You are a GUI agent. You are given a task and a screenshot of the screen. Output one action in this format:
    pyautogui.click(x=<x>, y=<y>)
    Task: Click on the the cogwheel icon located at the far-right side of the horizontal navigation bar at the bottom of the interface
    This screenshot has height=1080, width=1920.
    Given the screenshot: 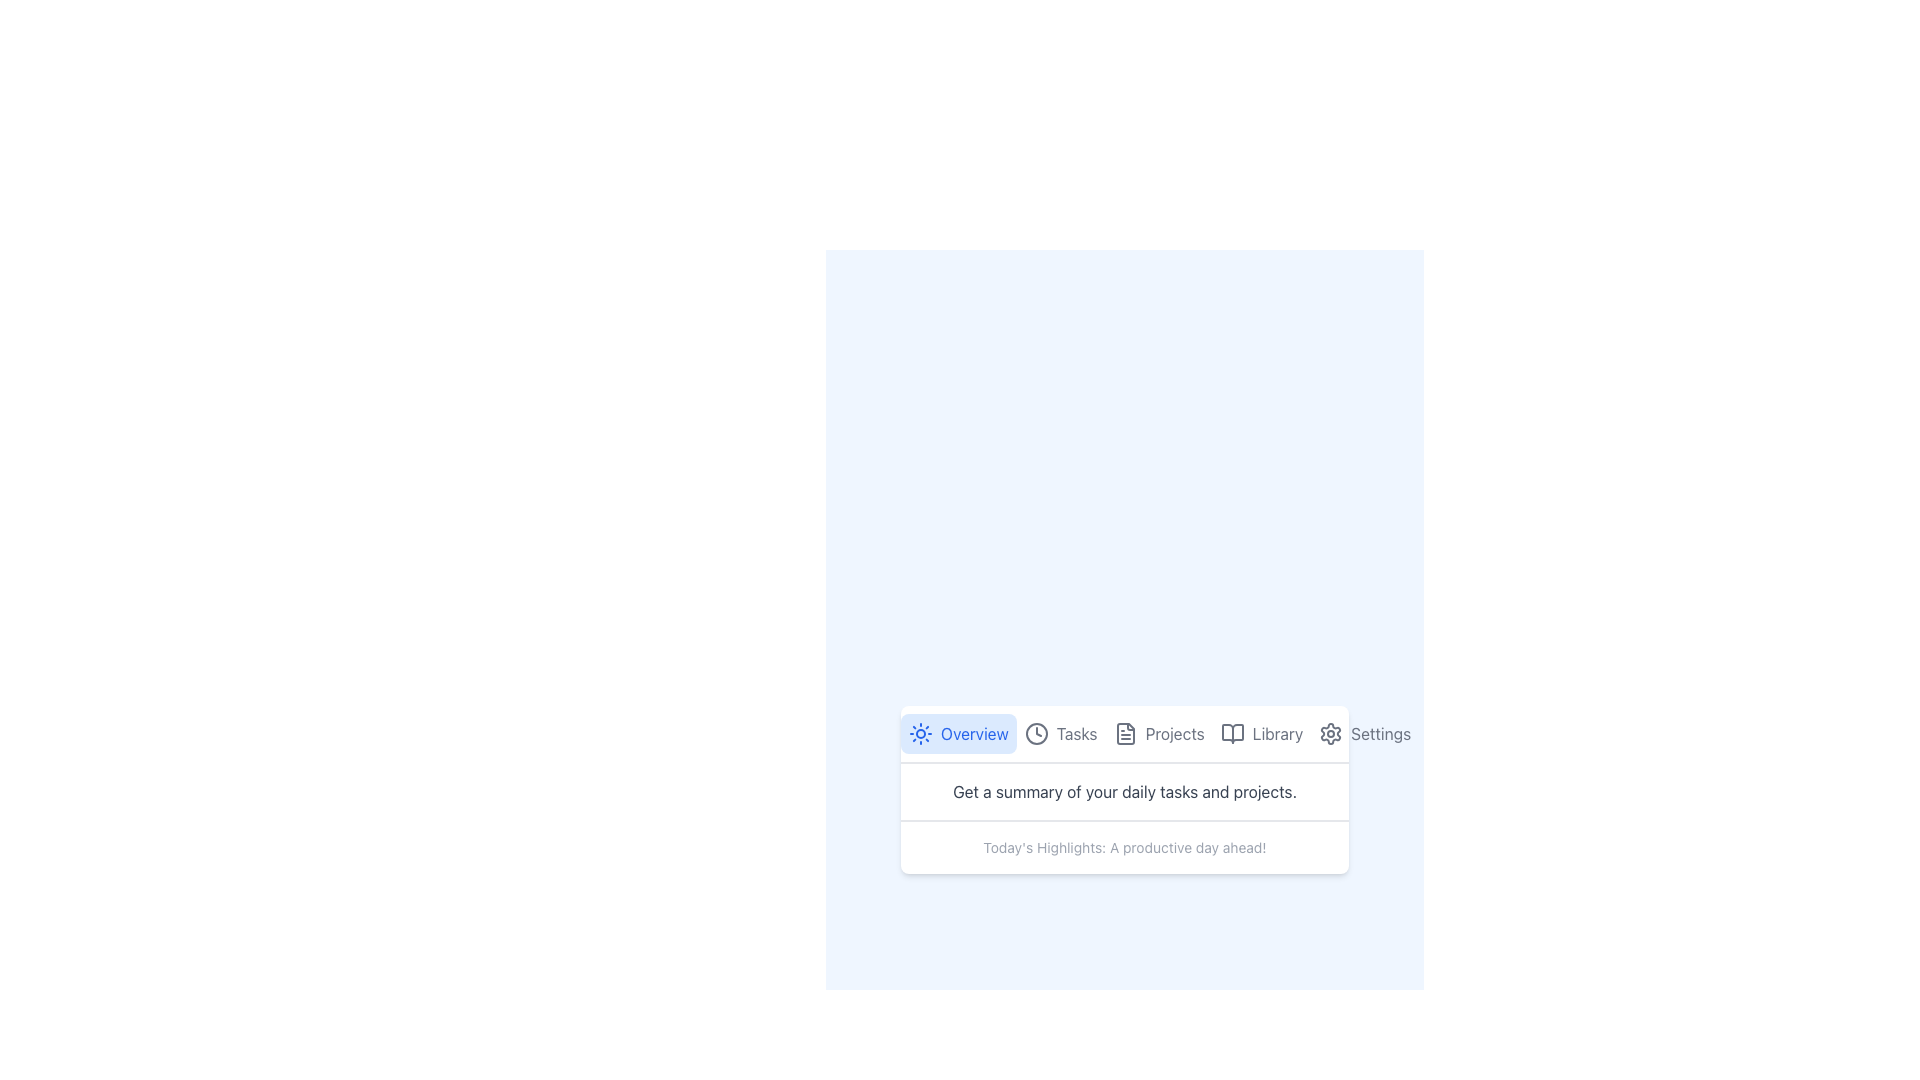 What is the action you would take?
    pyautogui.click(x=1330, y=733)
    